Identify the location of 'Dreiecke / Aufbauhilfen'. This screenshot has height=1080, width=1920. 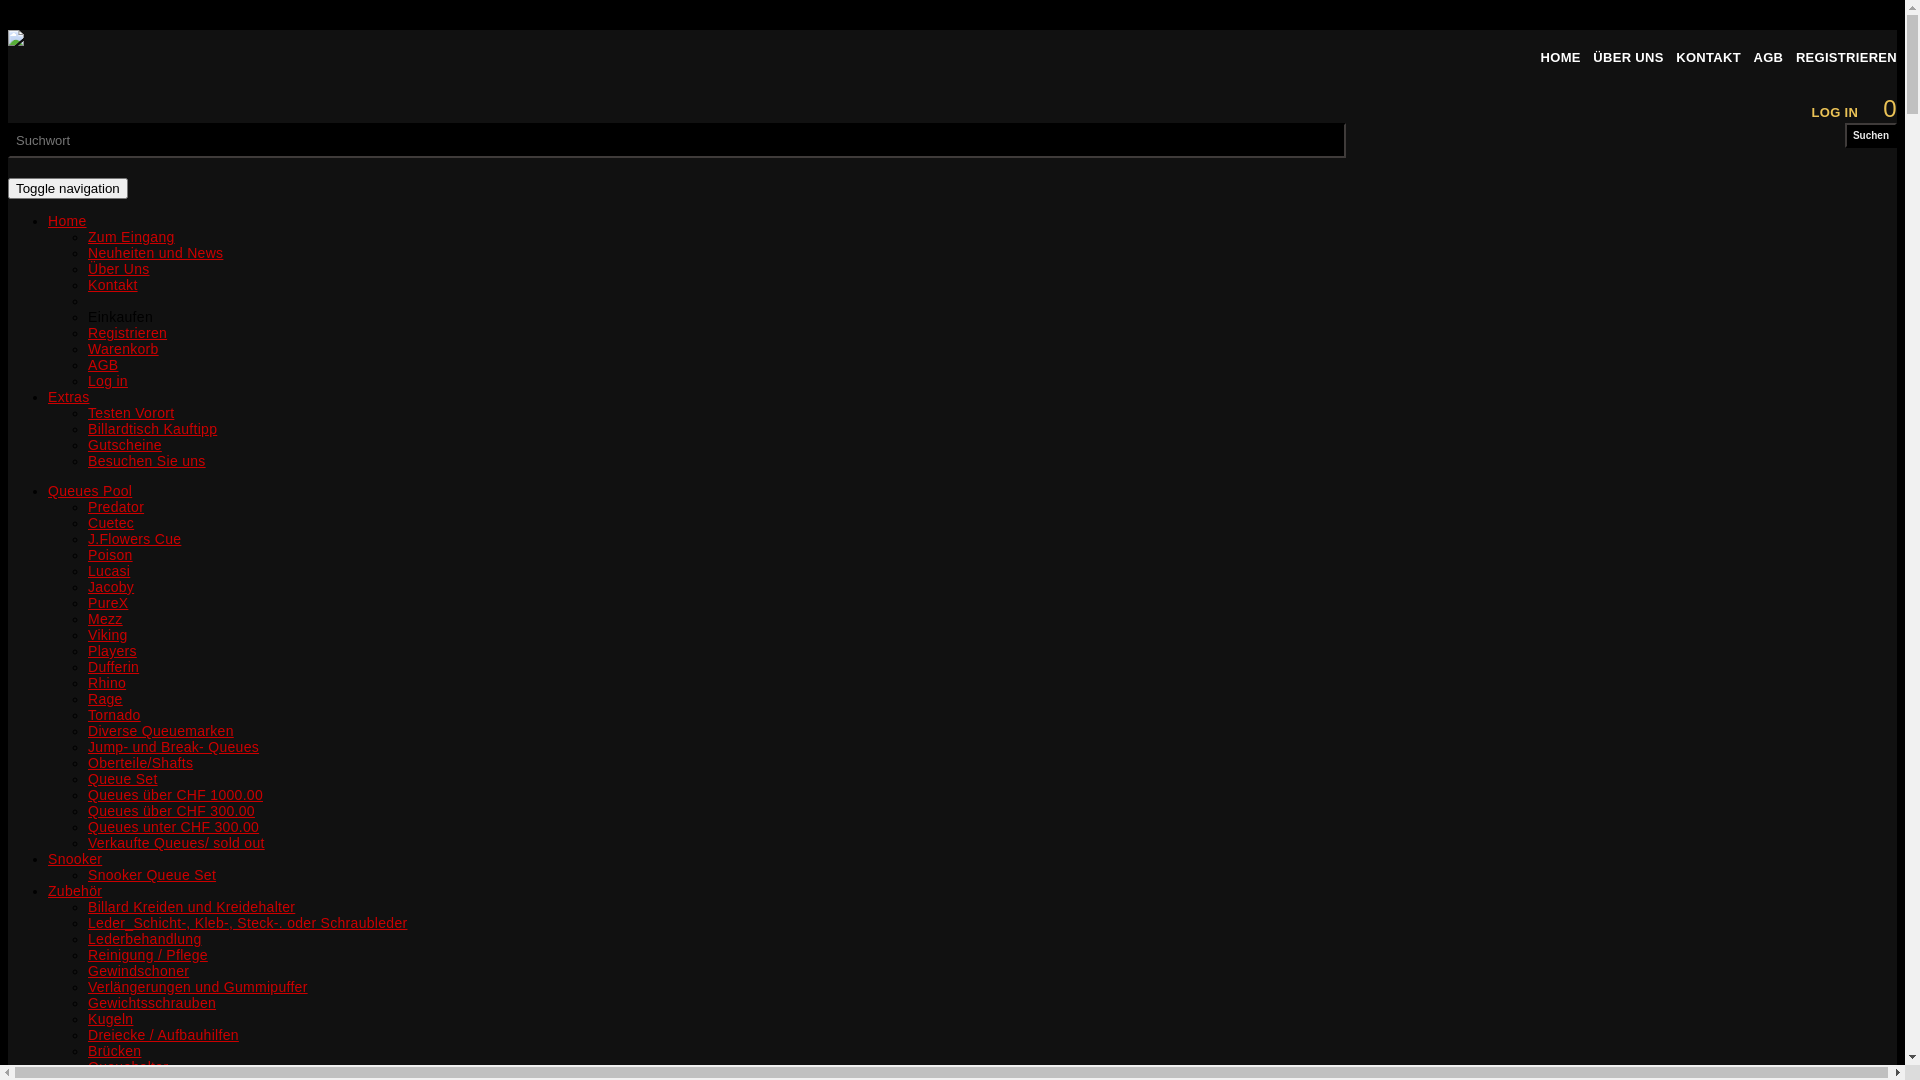
(86, 1034).